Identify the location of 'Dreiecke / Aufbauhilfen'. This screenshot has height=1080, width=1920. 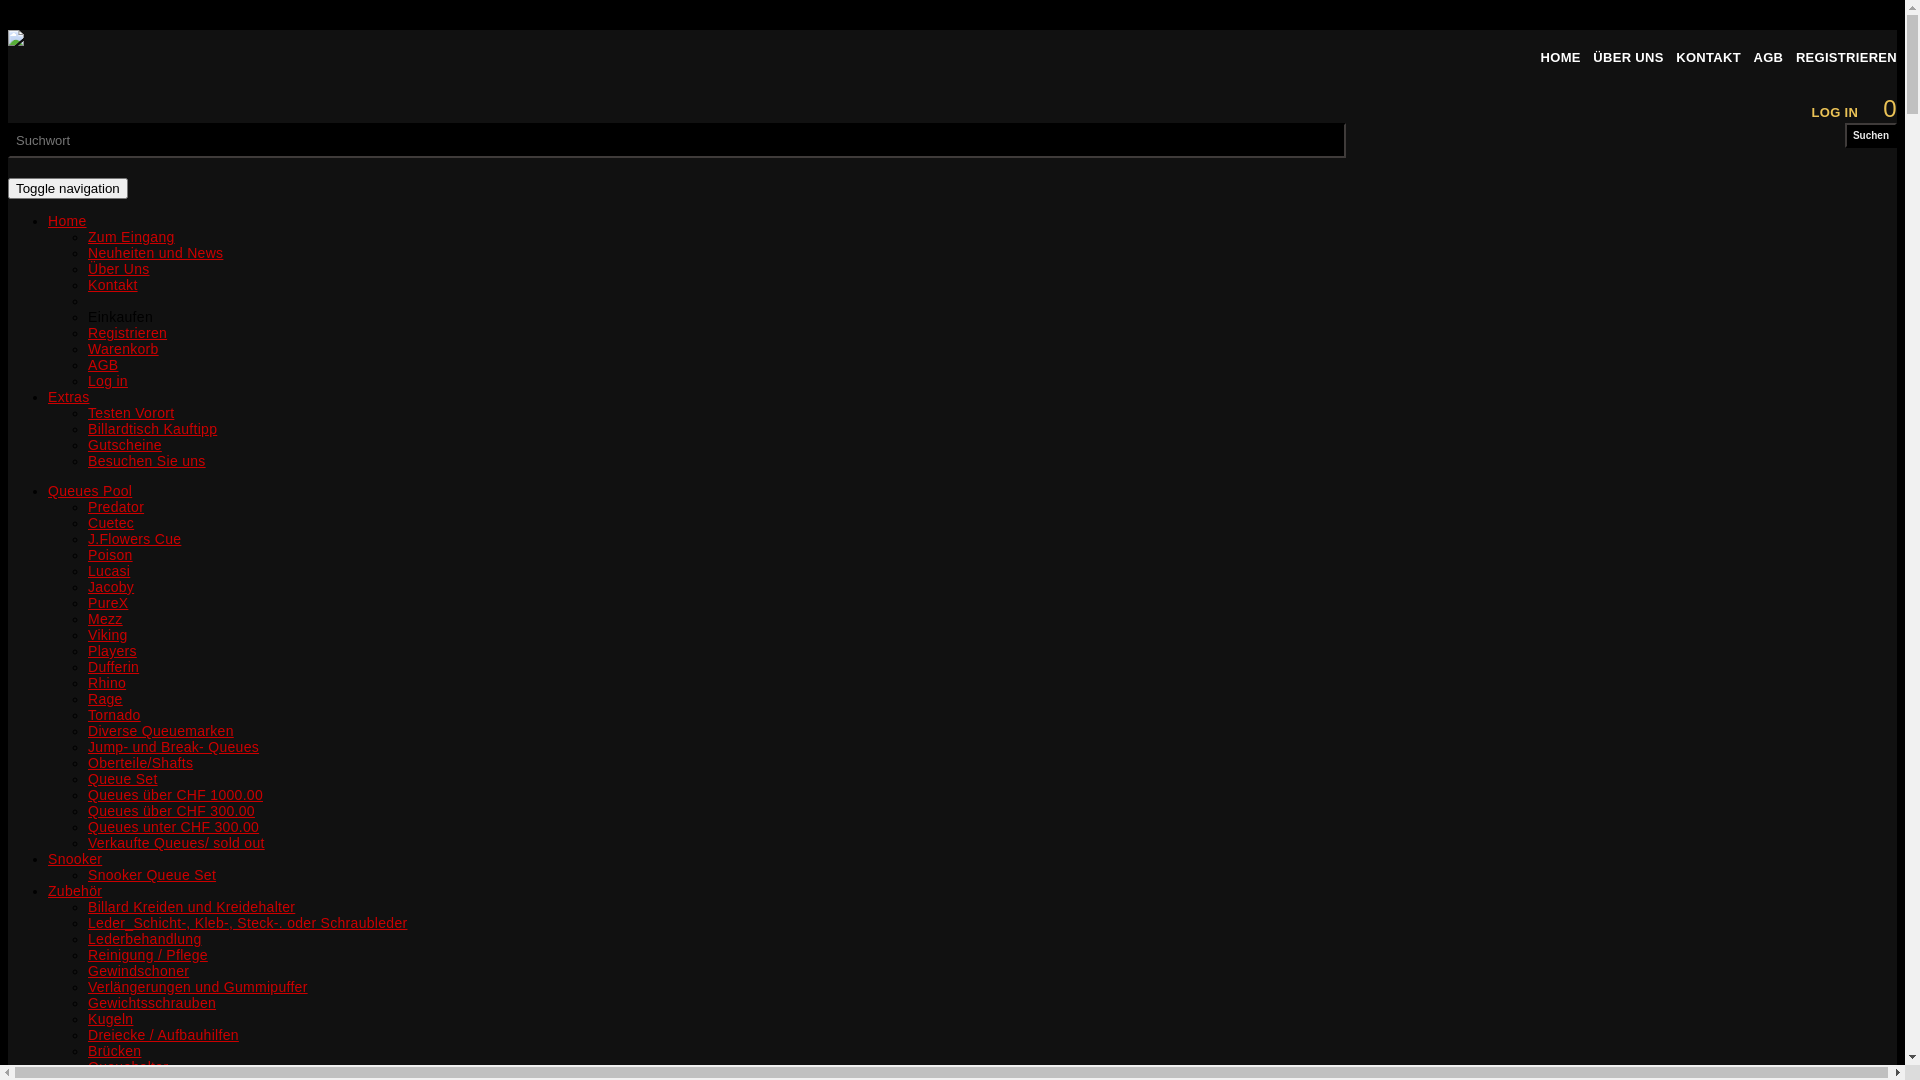
(86, 1034).